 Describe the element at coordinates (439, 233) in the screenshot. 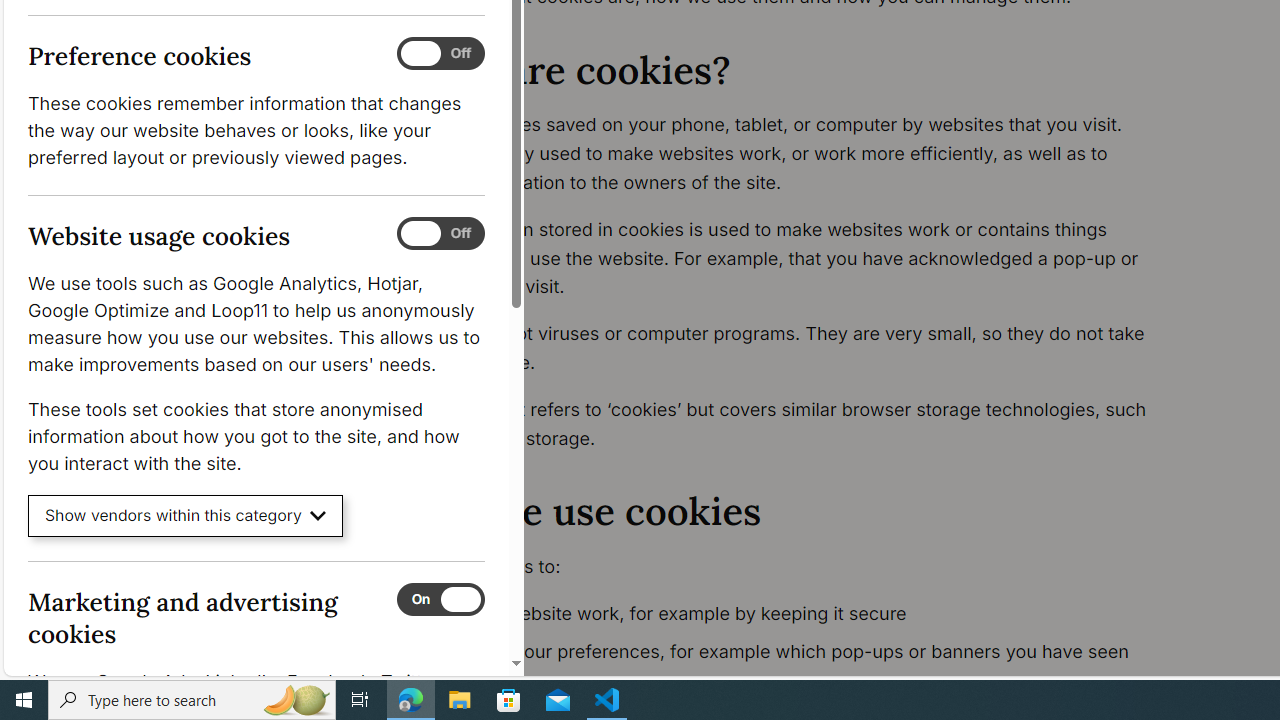

I see `'Website usage cookies'` at that location.